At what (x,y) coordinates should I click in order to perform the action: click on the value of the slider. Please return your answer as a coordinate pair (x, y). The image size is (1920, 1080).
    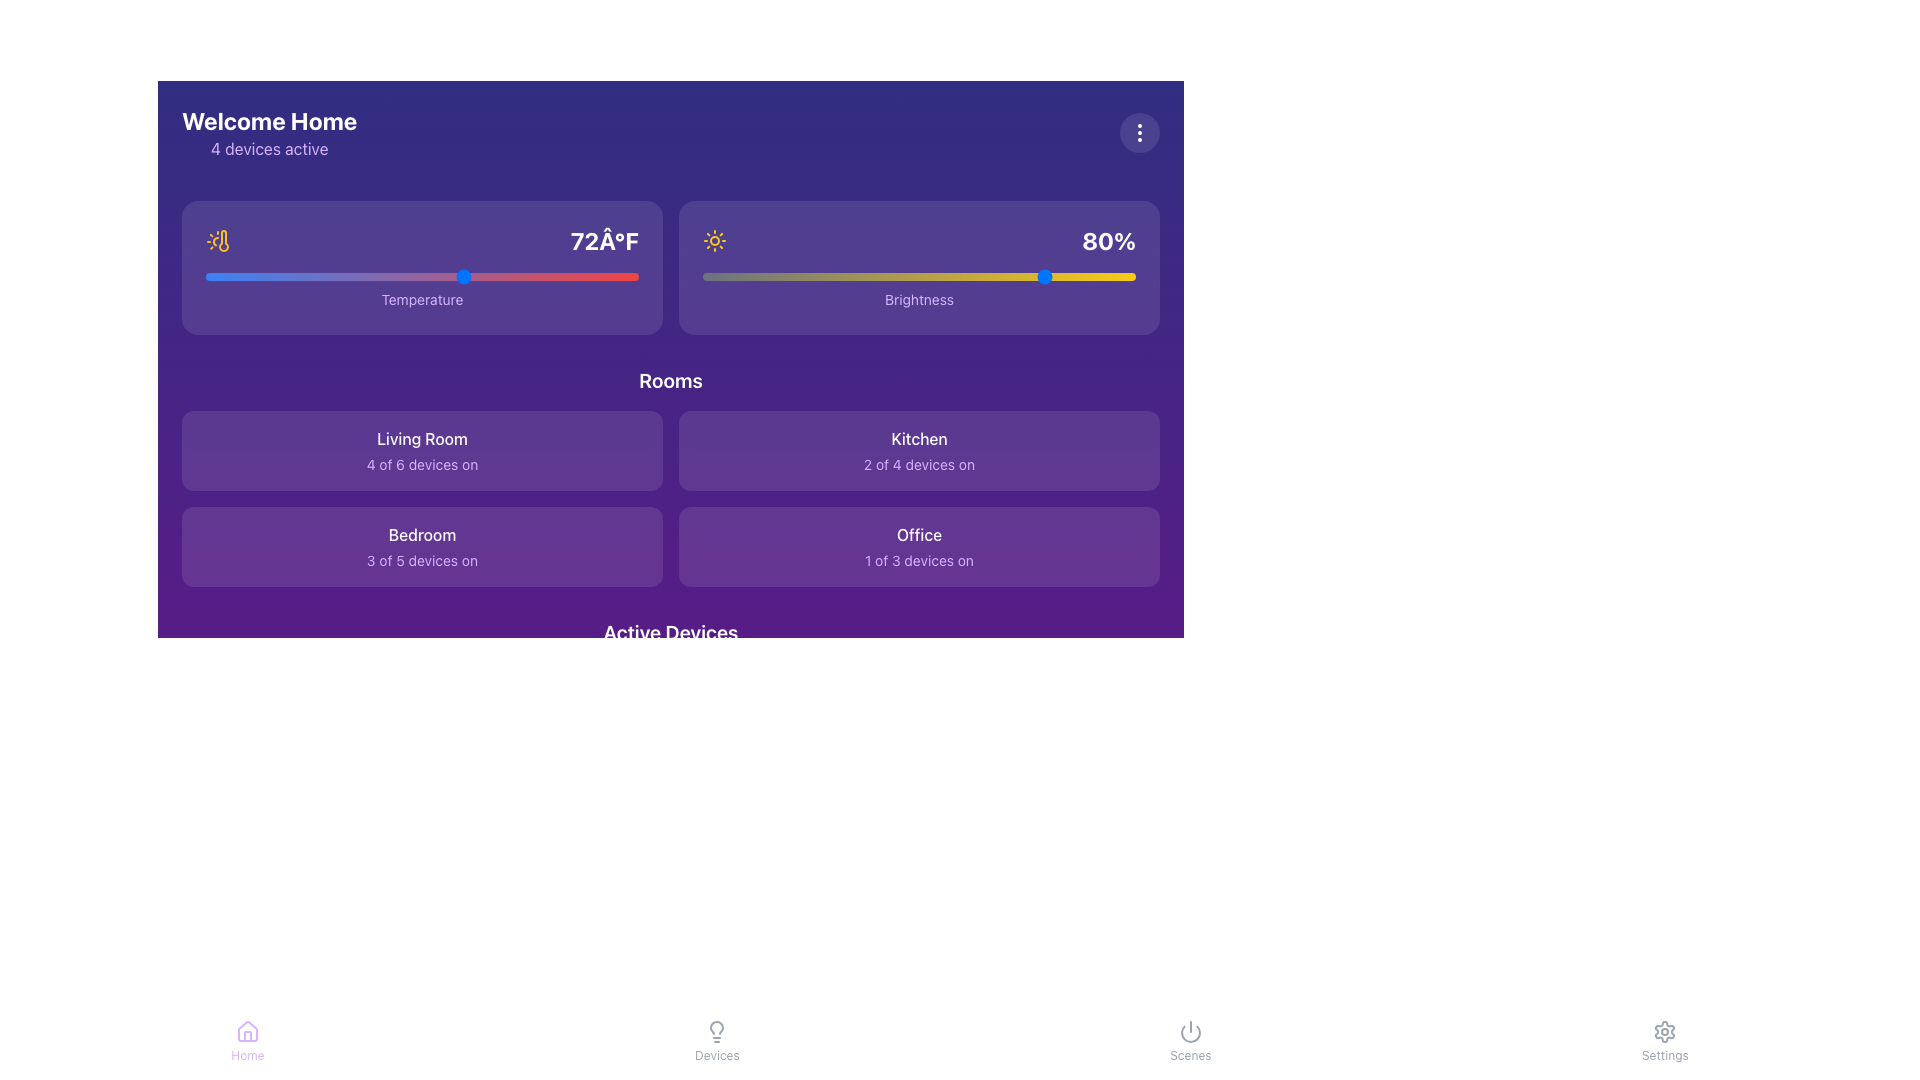
    Looking at the image, I should click on (594, 277).